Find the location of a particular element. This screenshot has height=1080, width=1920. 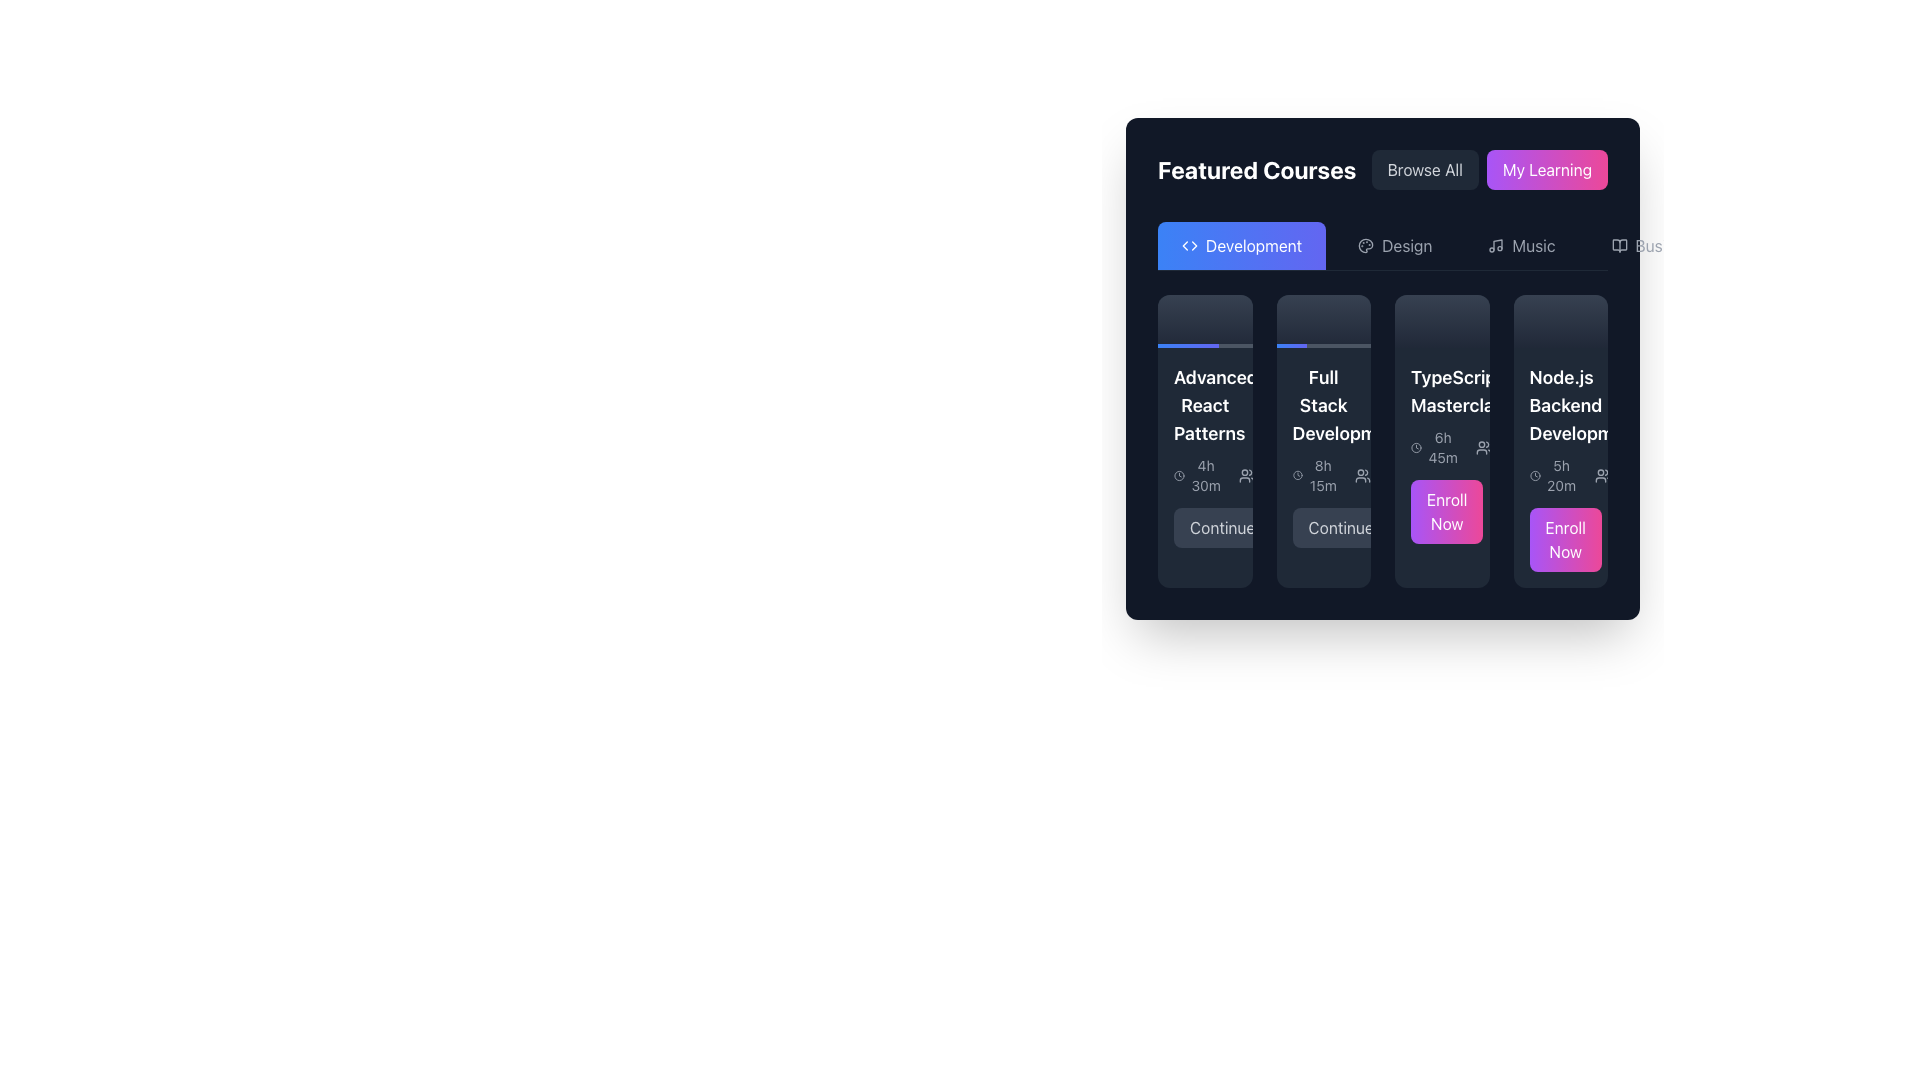

the progress or indicator bar located at the bottom of the 'Development' card, which spans 32% of the width and is positioned toward the left is located at coordinates (1291, 345).